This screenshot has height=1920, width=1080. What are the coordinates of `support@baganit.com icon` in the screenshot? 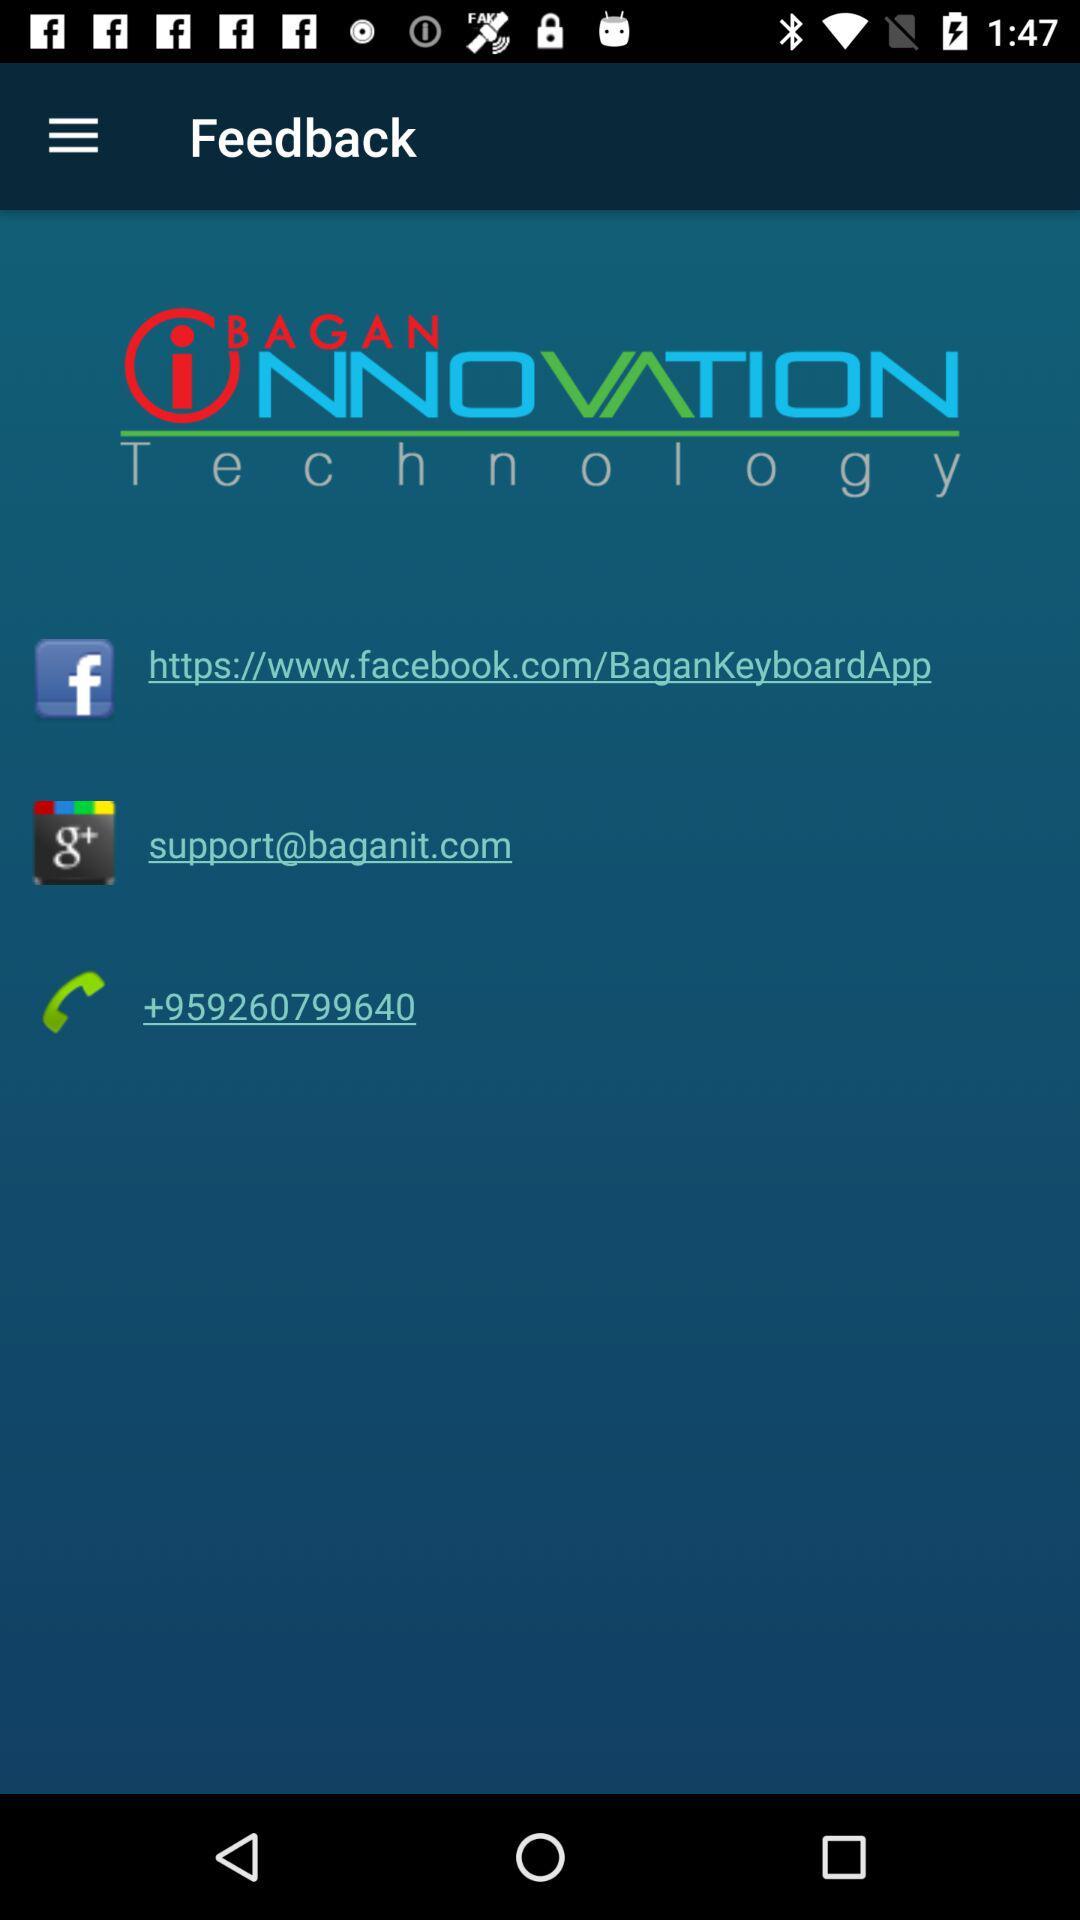 It's located at (329, 843).